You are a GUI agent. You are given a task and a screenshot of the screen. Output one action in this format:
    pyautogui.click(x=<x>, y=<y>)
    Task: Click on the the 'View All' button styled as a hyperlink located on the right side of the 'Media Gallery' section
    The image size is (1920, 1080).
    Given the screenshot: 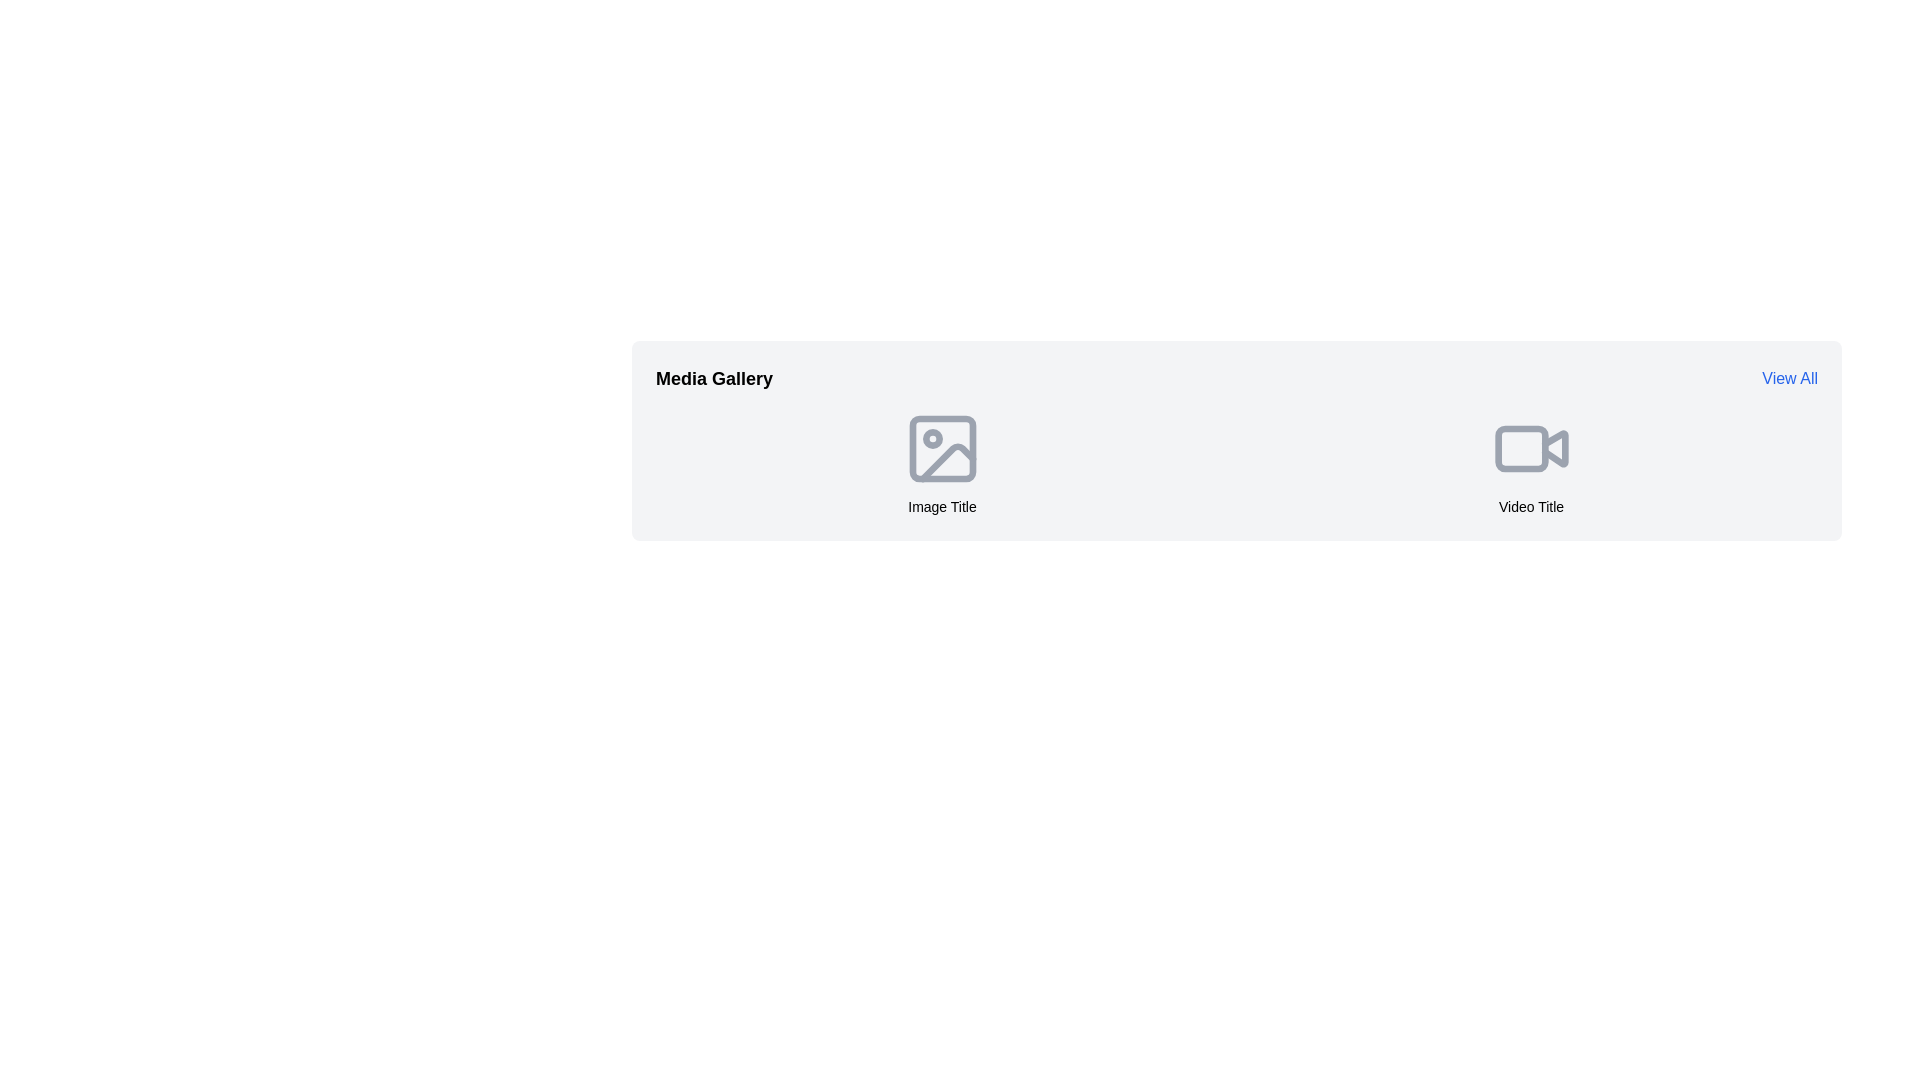 What is the action you would take?
    pyautogui.click(x=1790, y=378)
    